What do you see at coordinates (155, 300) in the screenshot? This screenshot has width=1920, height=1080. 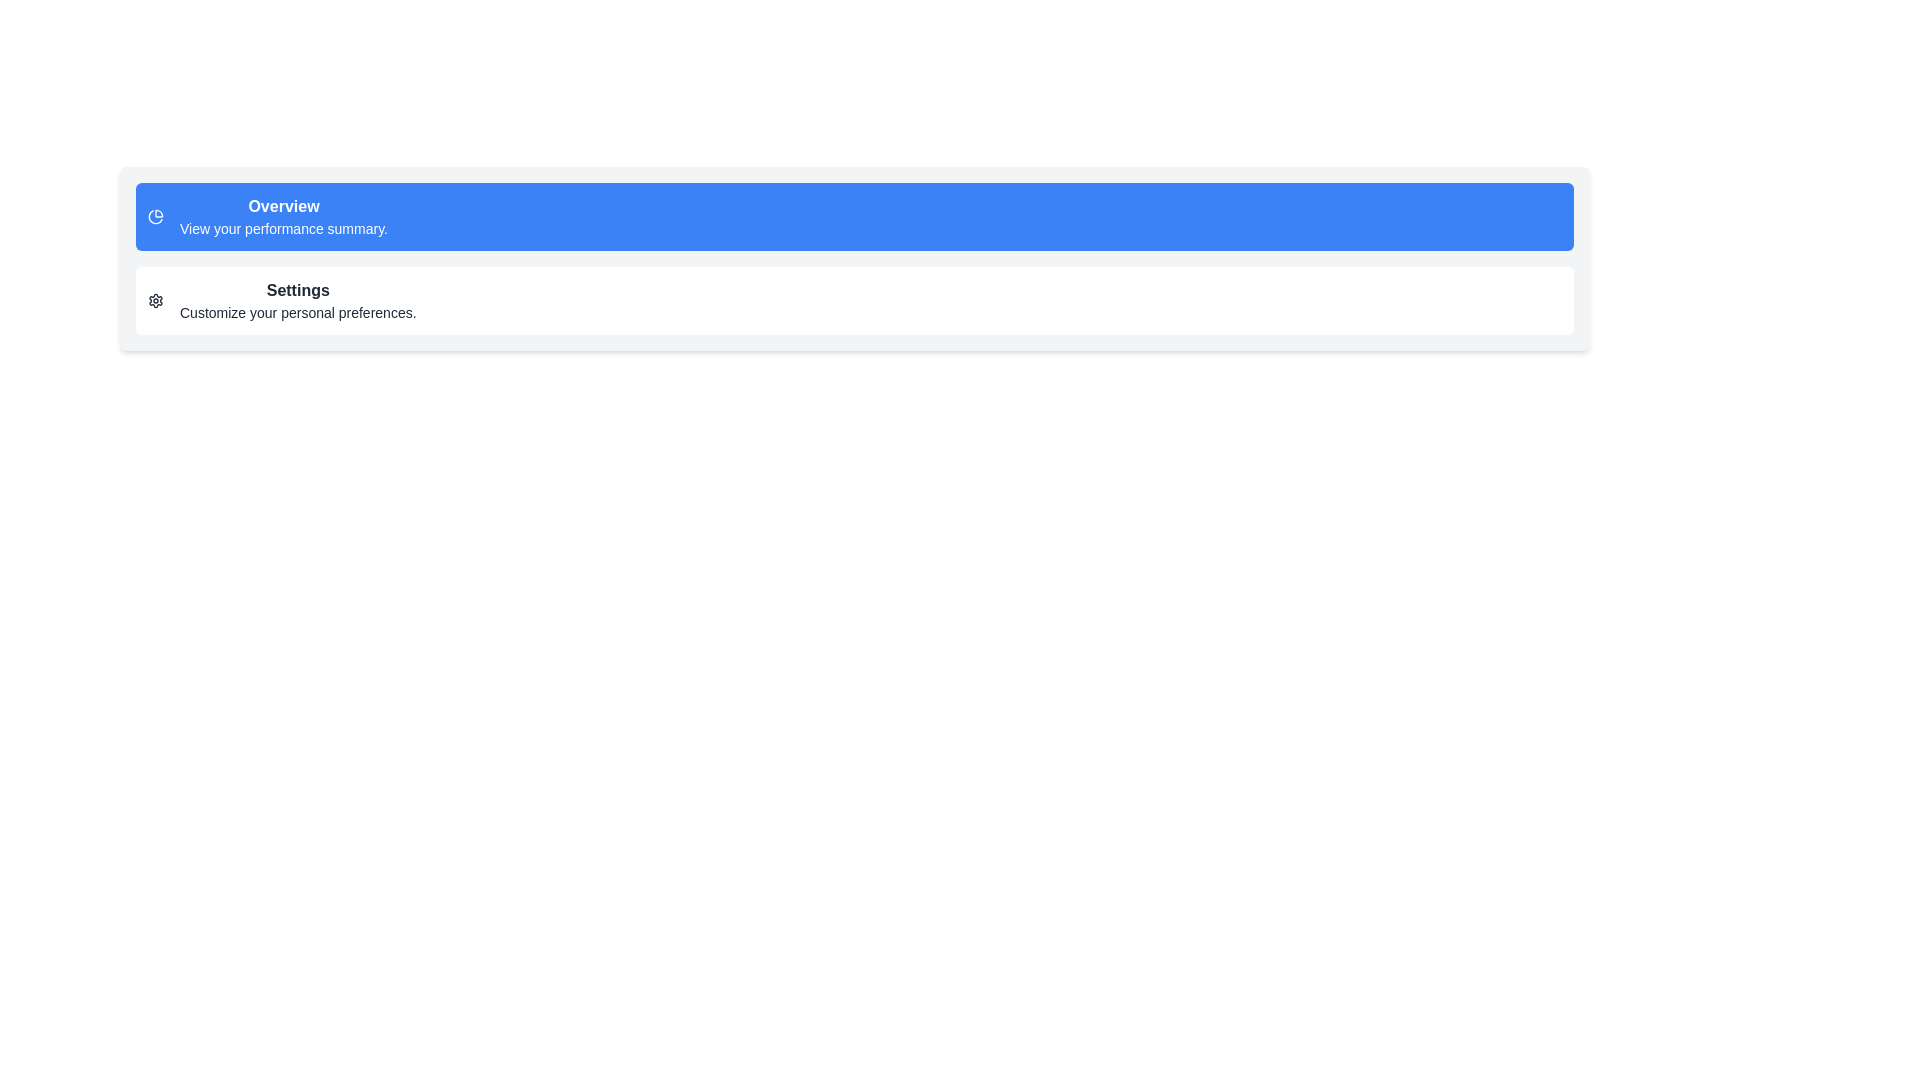 I see `the decorative cogwheel icon located in the 'Settings' row, which is the leftmost graphical component adjacent to the label text` at bounding box center [155, 300].